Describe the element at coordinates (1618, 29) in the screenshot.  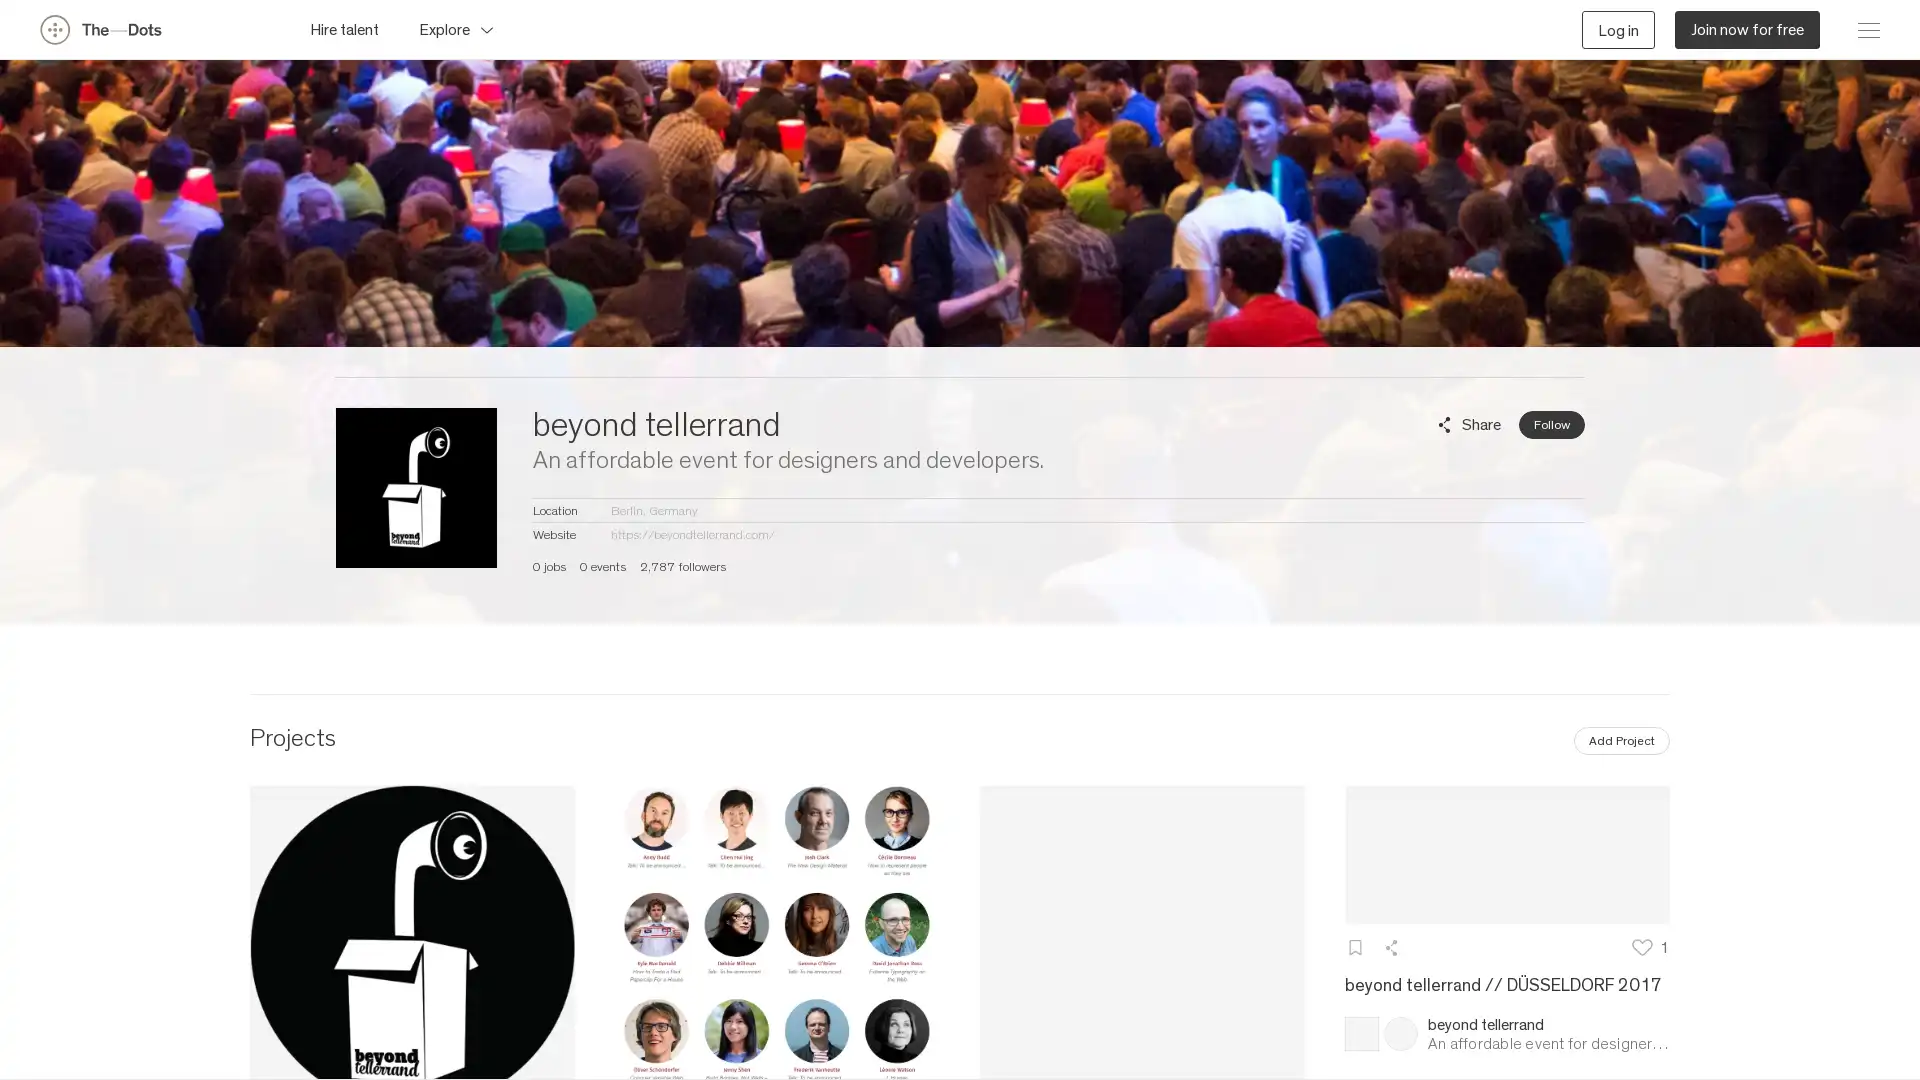
I see `Log in` at that location.